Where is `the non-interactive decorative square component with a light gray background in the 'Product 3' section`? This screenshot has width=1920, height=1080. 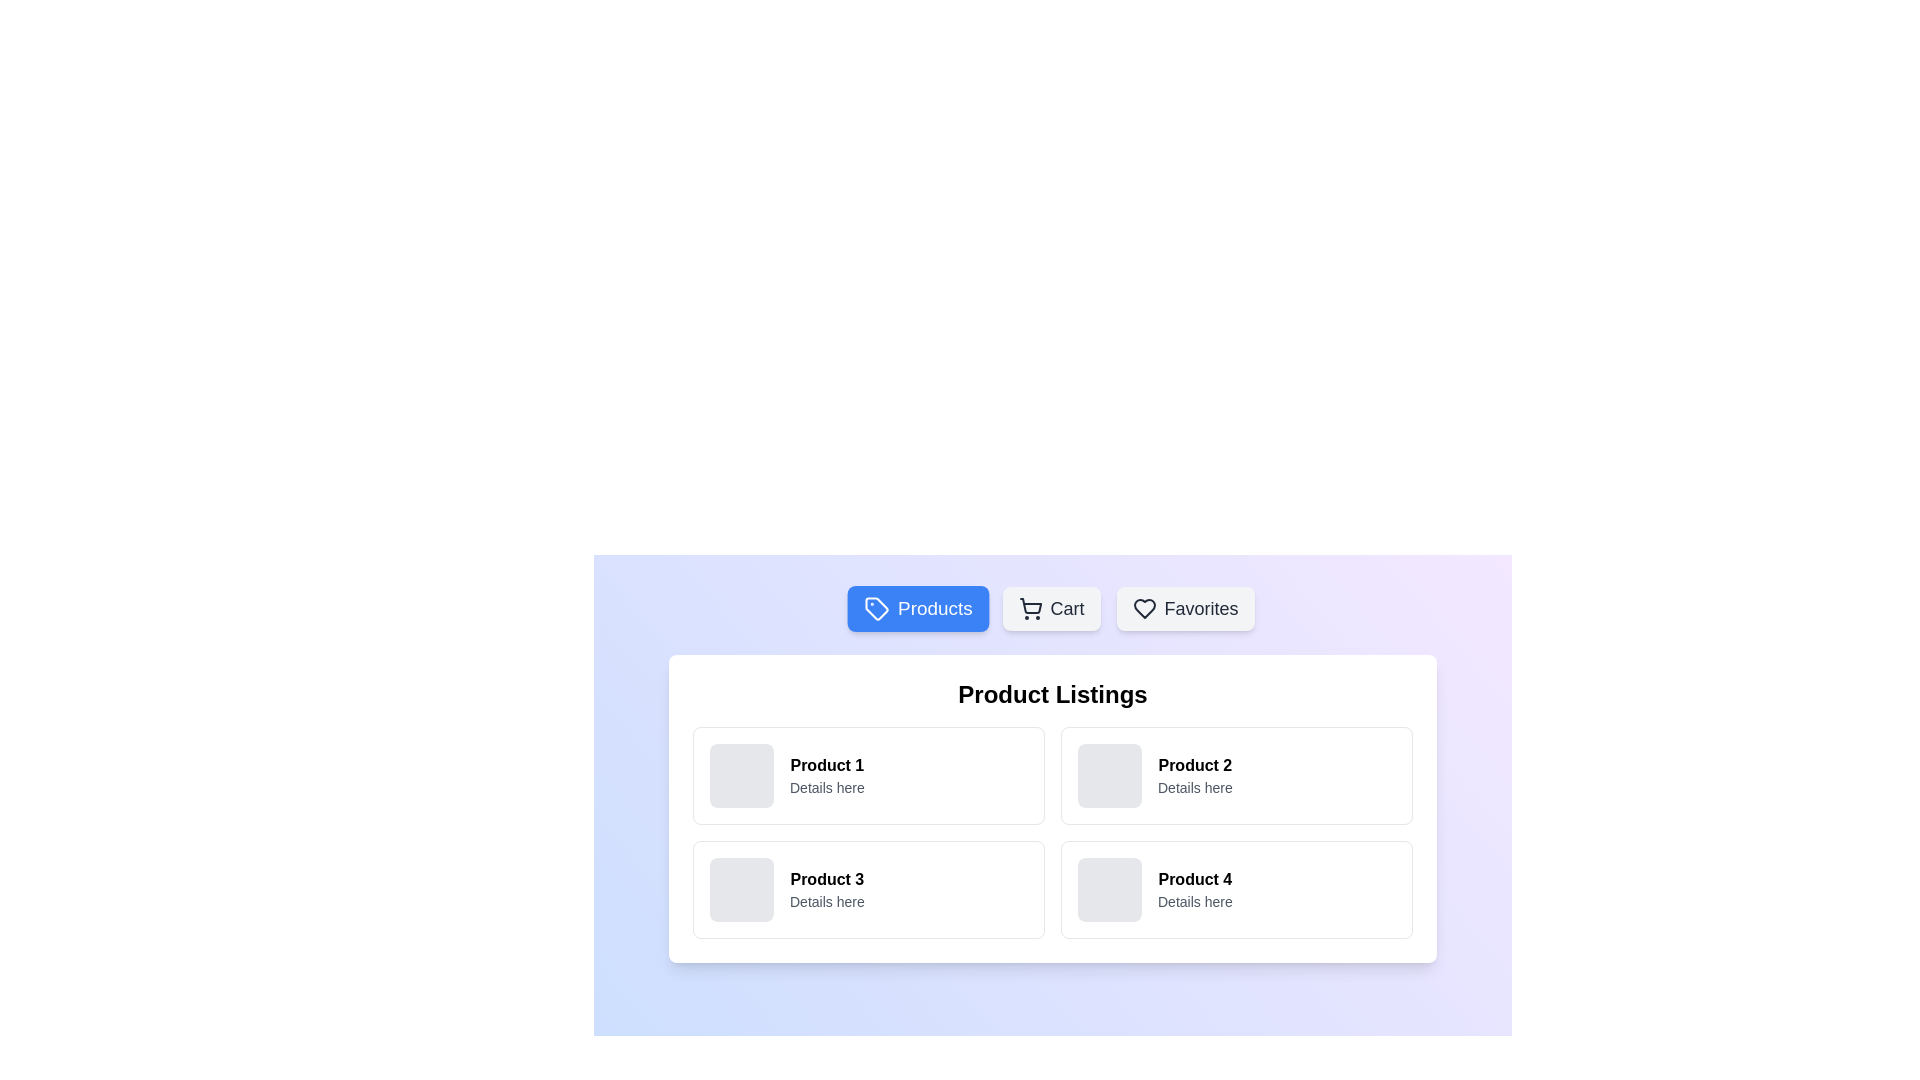
the non-interactive decorative square component with a light gray background in the 'Product 3' section is located at coordinates (741, 889).